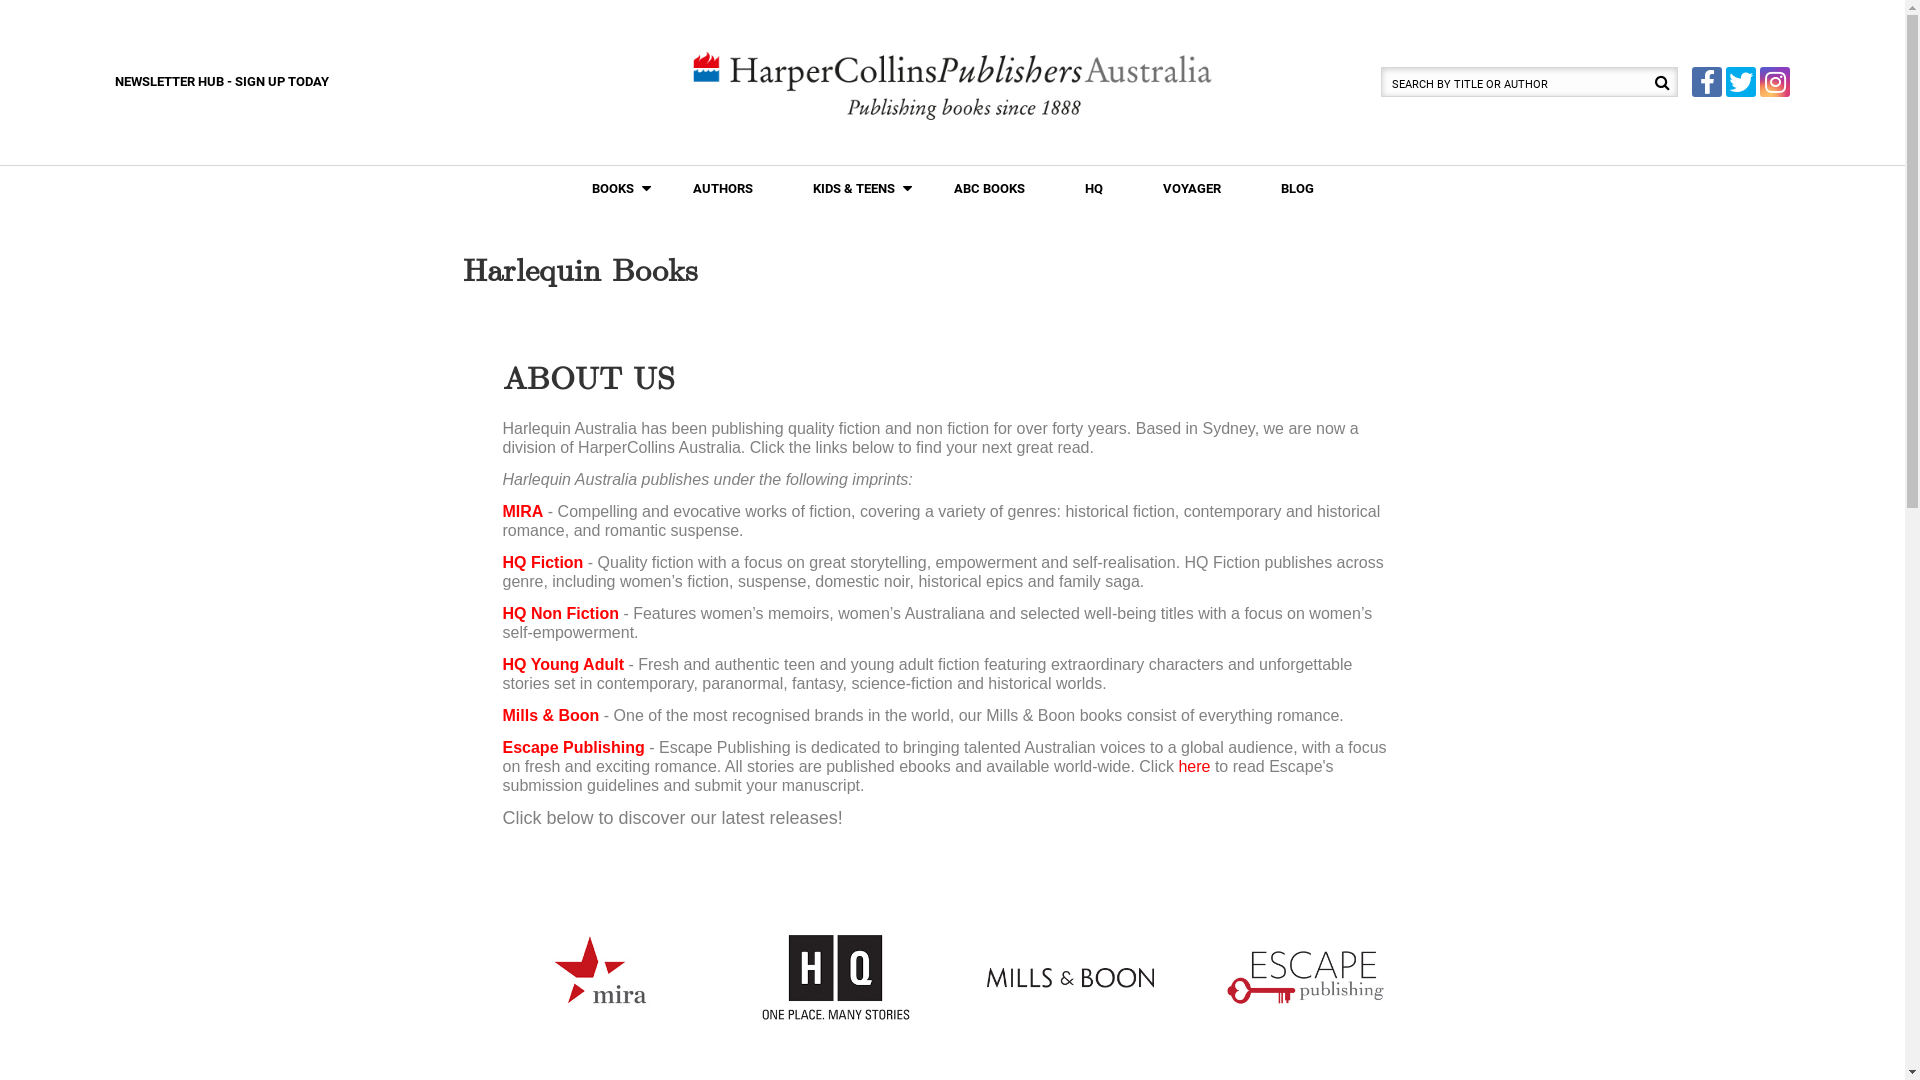  I want to click on 'VOYAGER', so click(1190, 189).